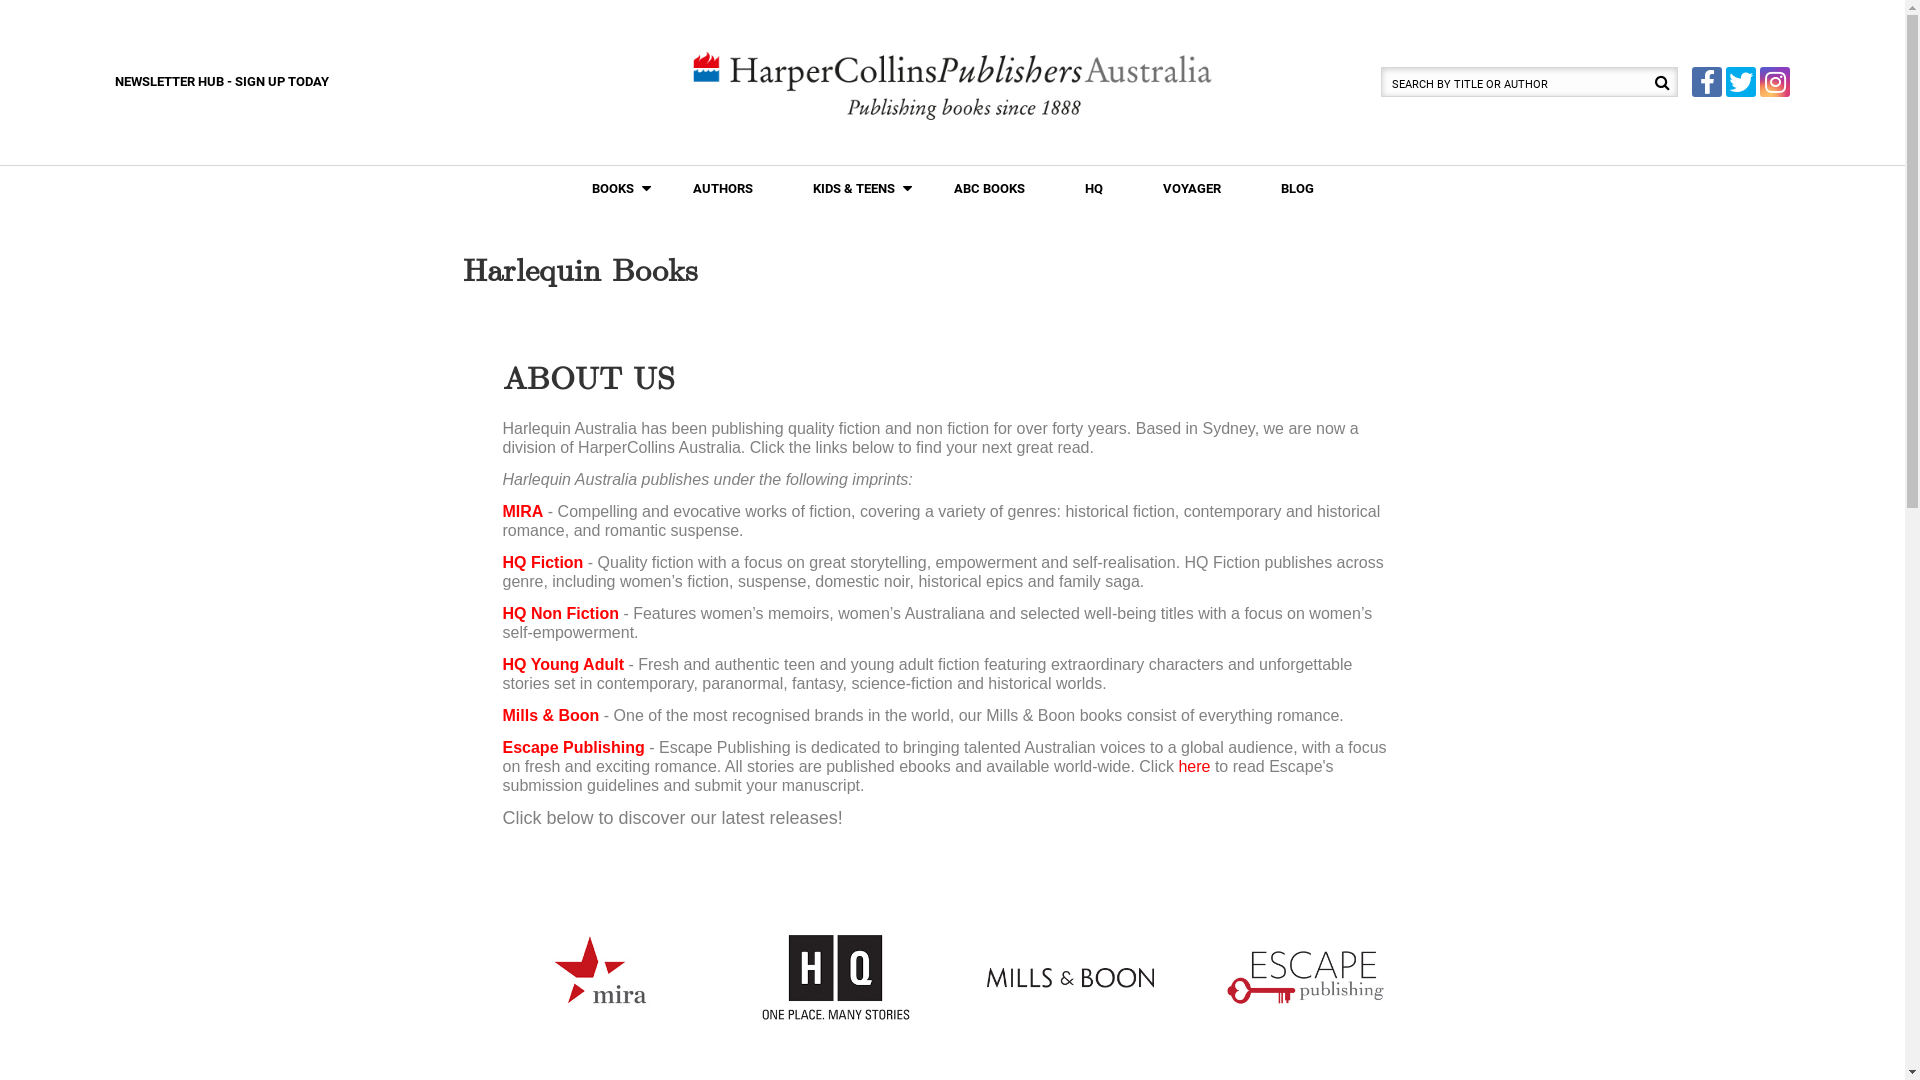  I want to click on 'VOYAGER', so click(1190, 189).